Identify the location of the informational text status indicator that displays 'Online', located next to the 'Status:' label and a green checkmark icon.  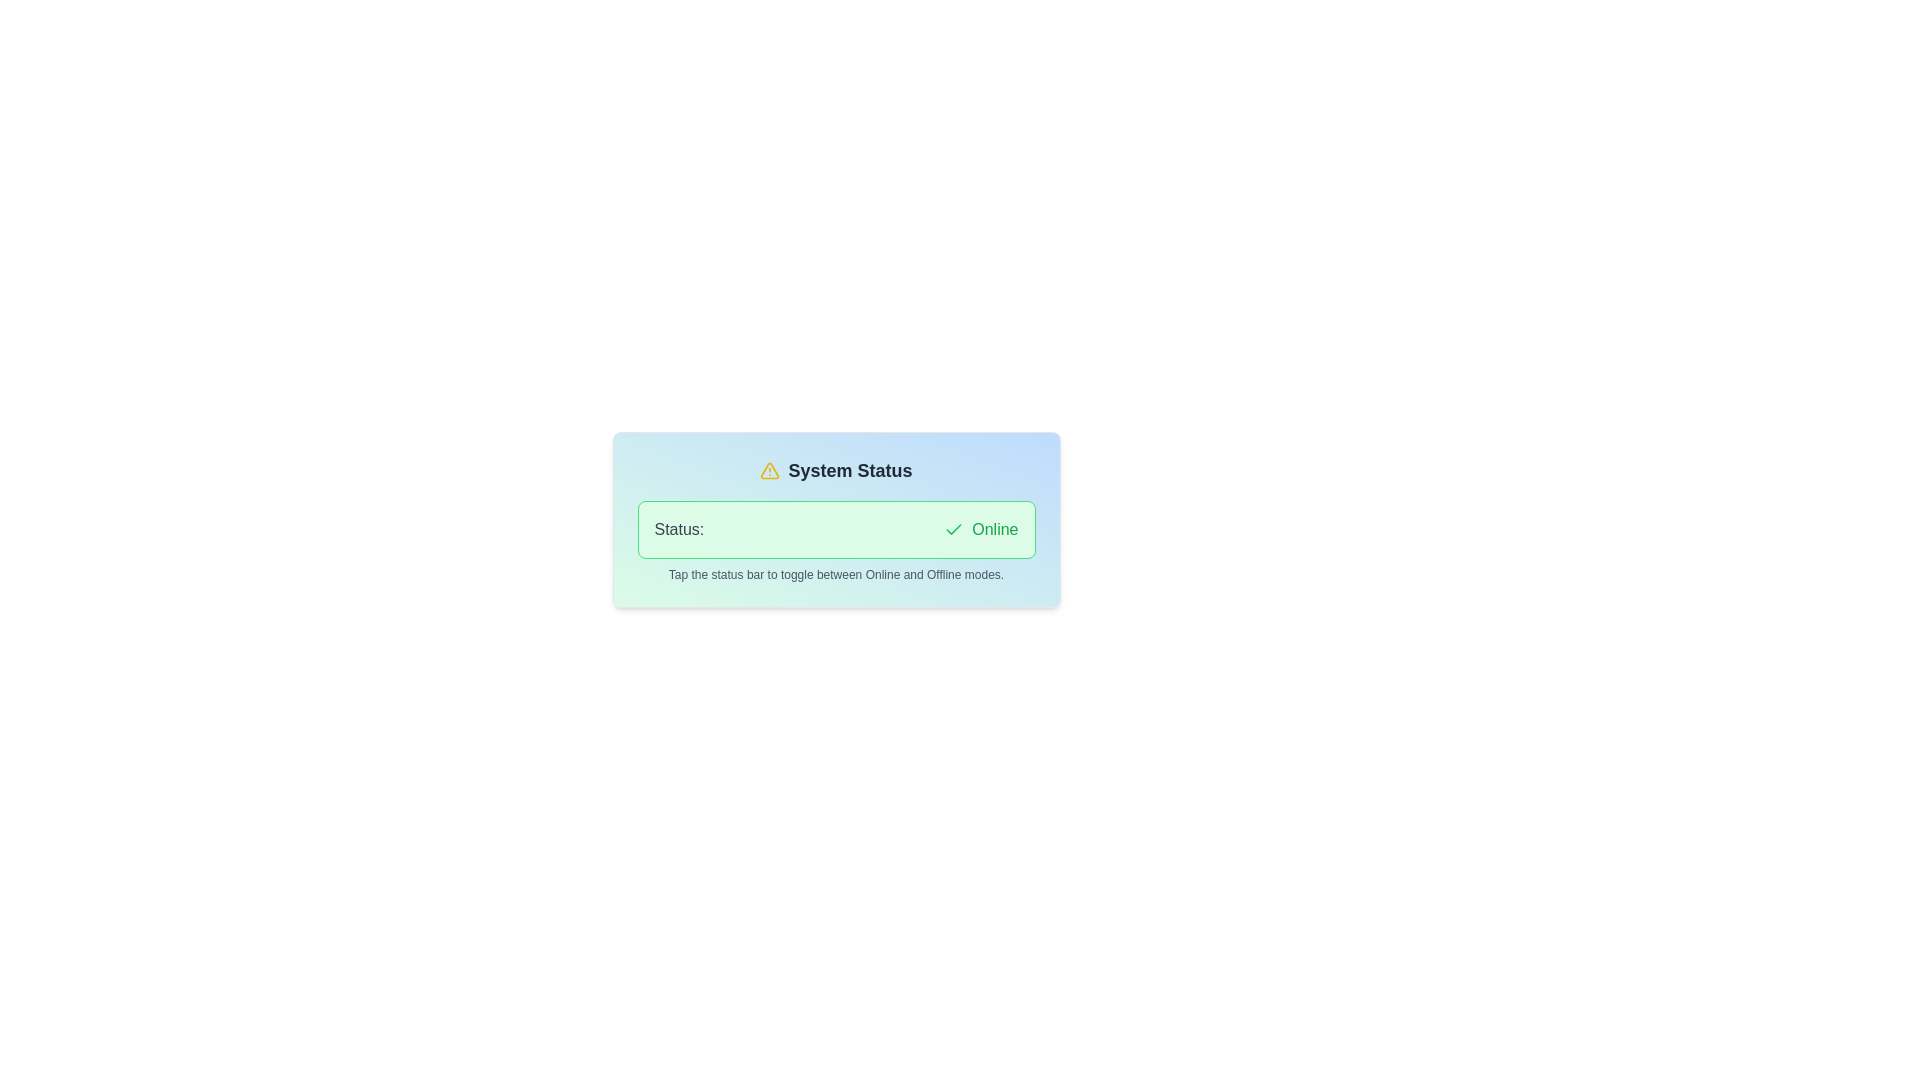
(981, 528).